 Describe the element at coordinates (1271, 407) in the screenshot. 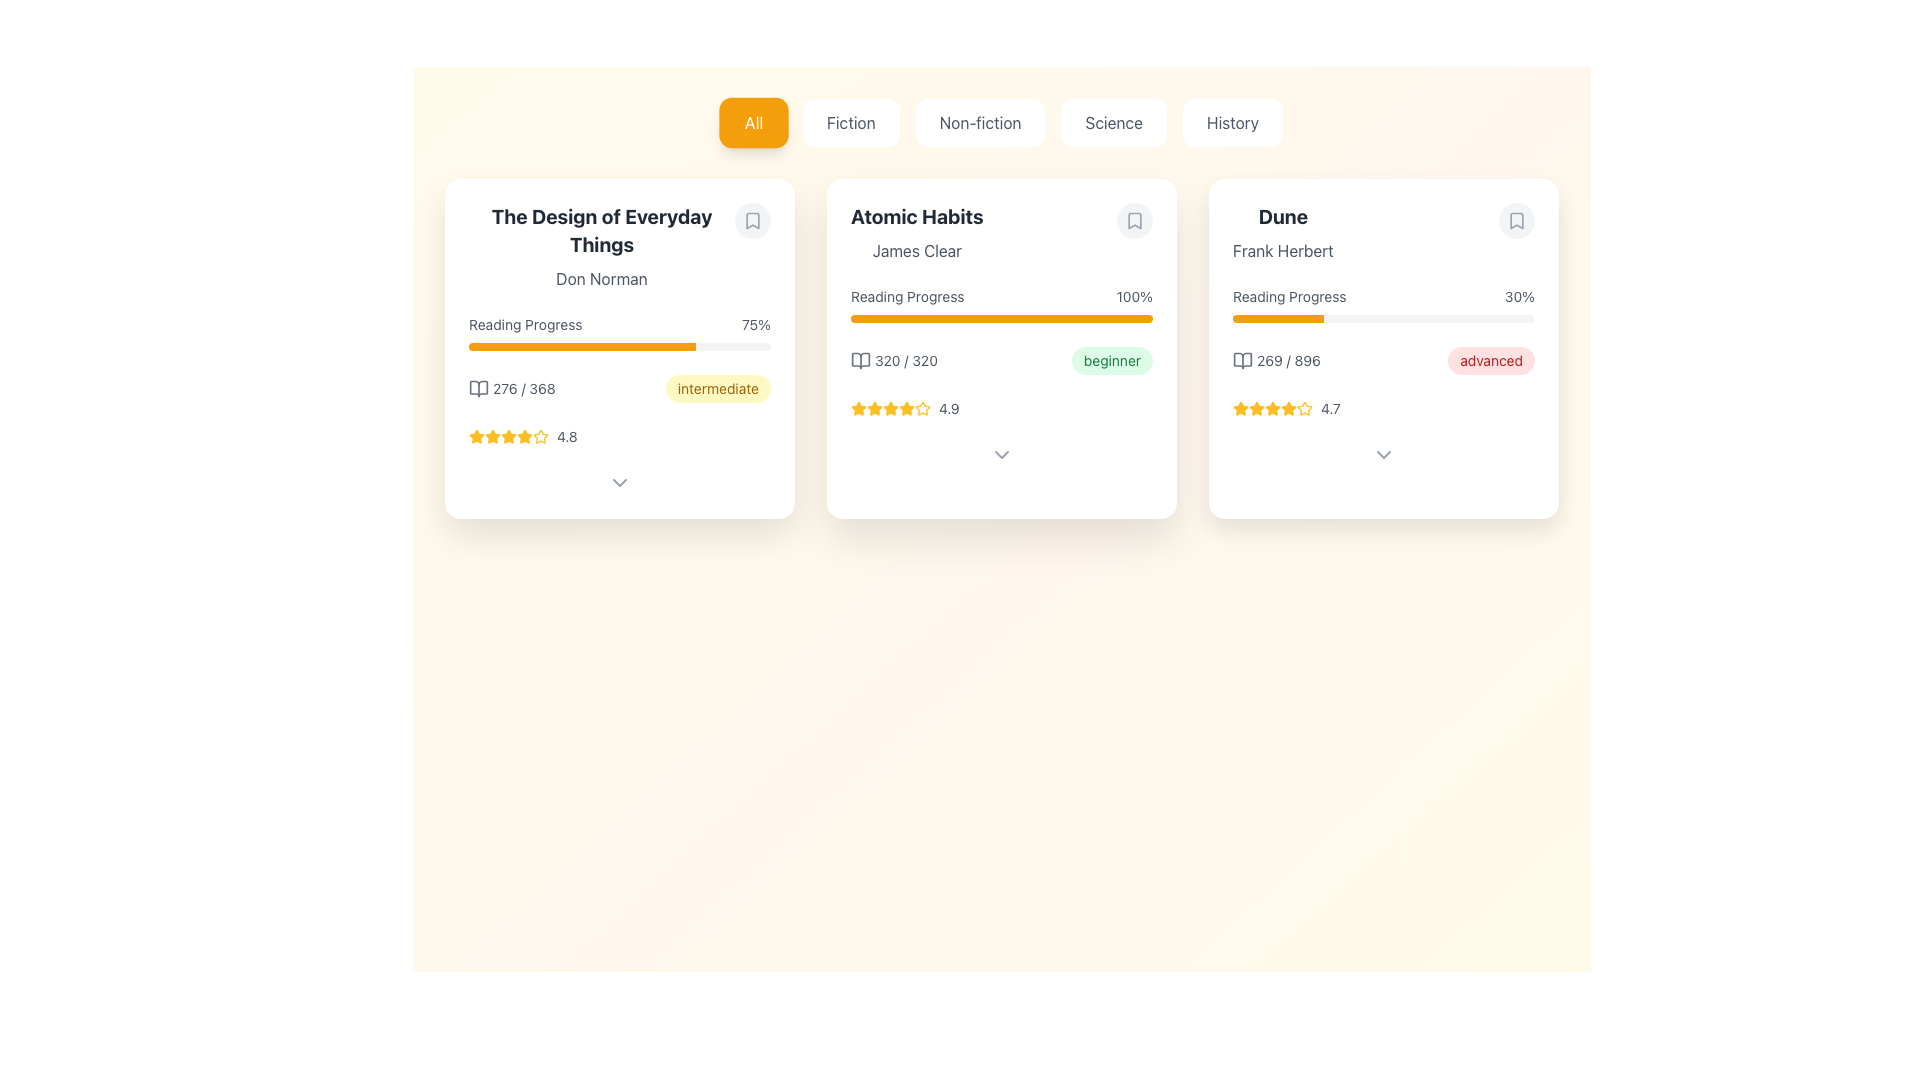

I see `the rating value by focusing on the fourth star-shaped icon with a yellow fill in the rating section of the 'Dune' book card` at that location.